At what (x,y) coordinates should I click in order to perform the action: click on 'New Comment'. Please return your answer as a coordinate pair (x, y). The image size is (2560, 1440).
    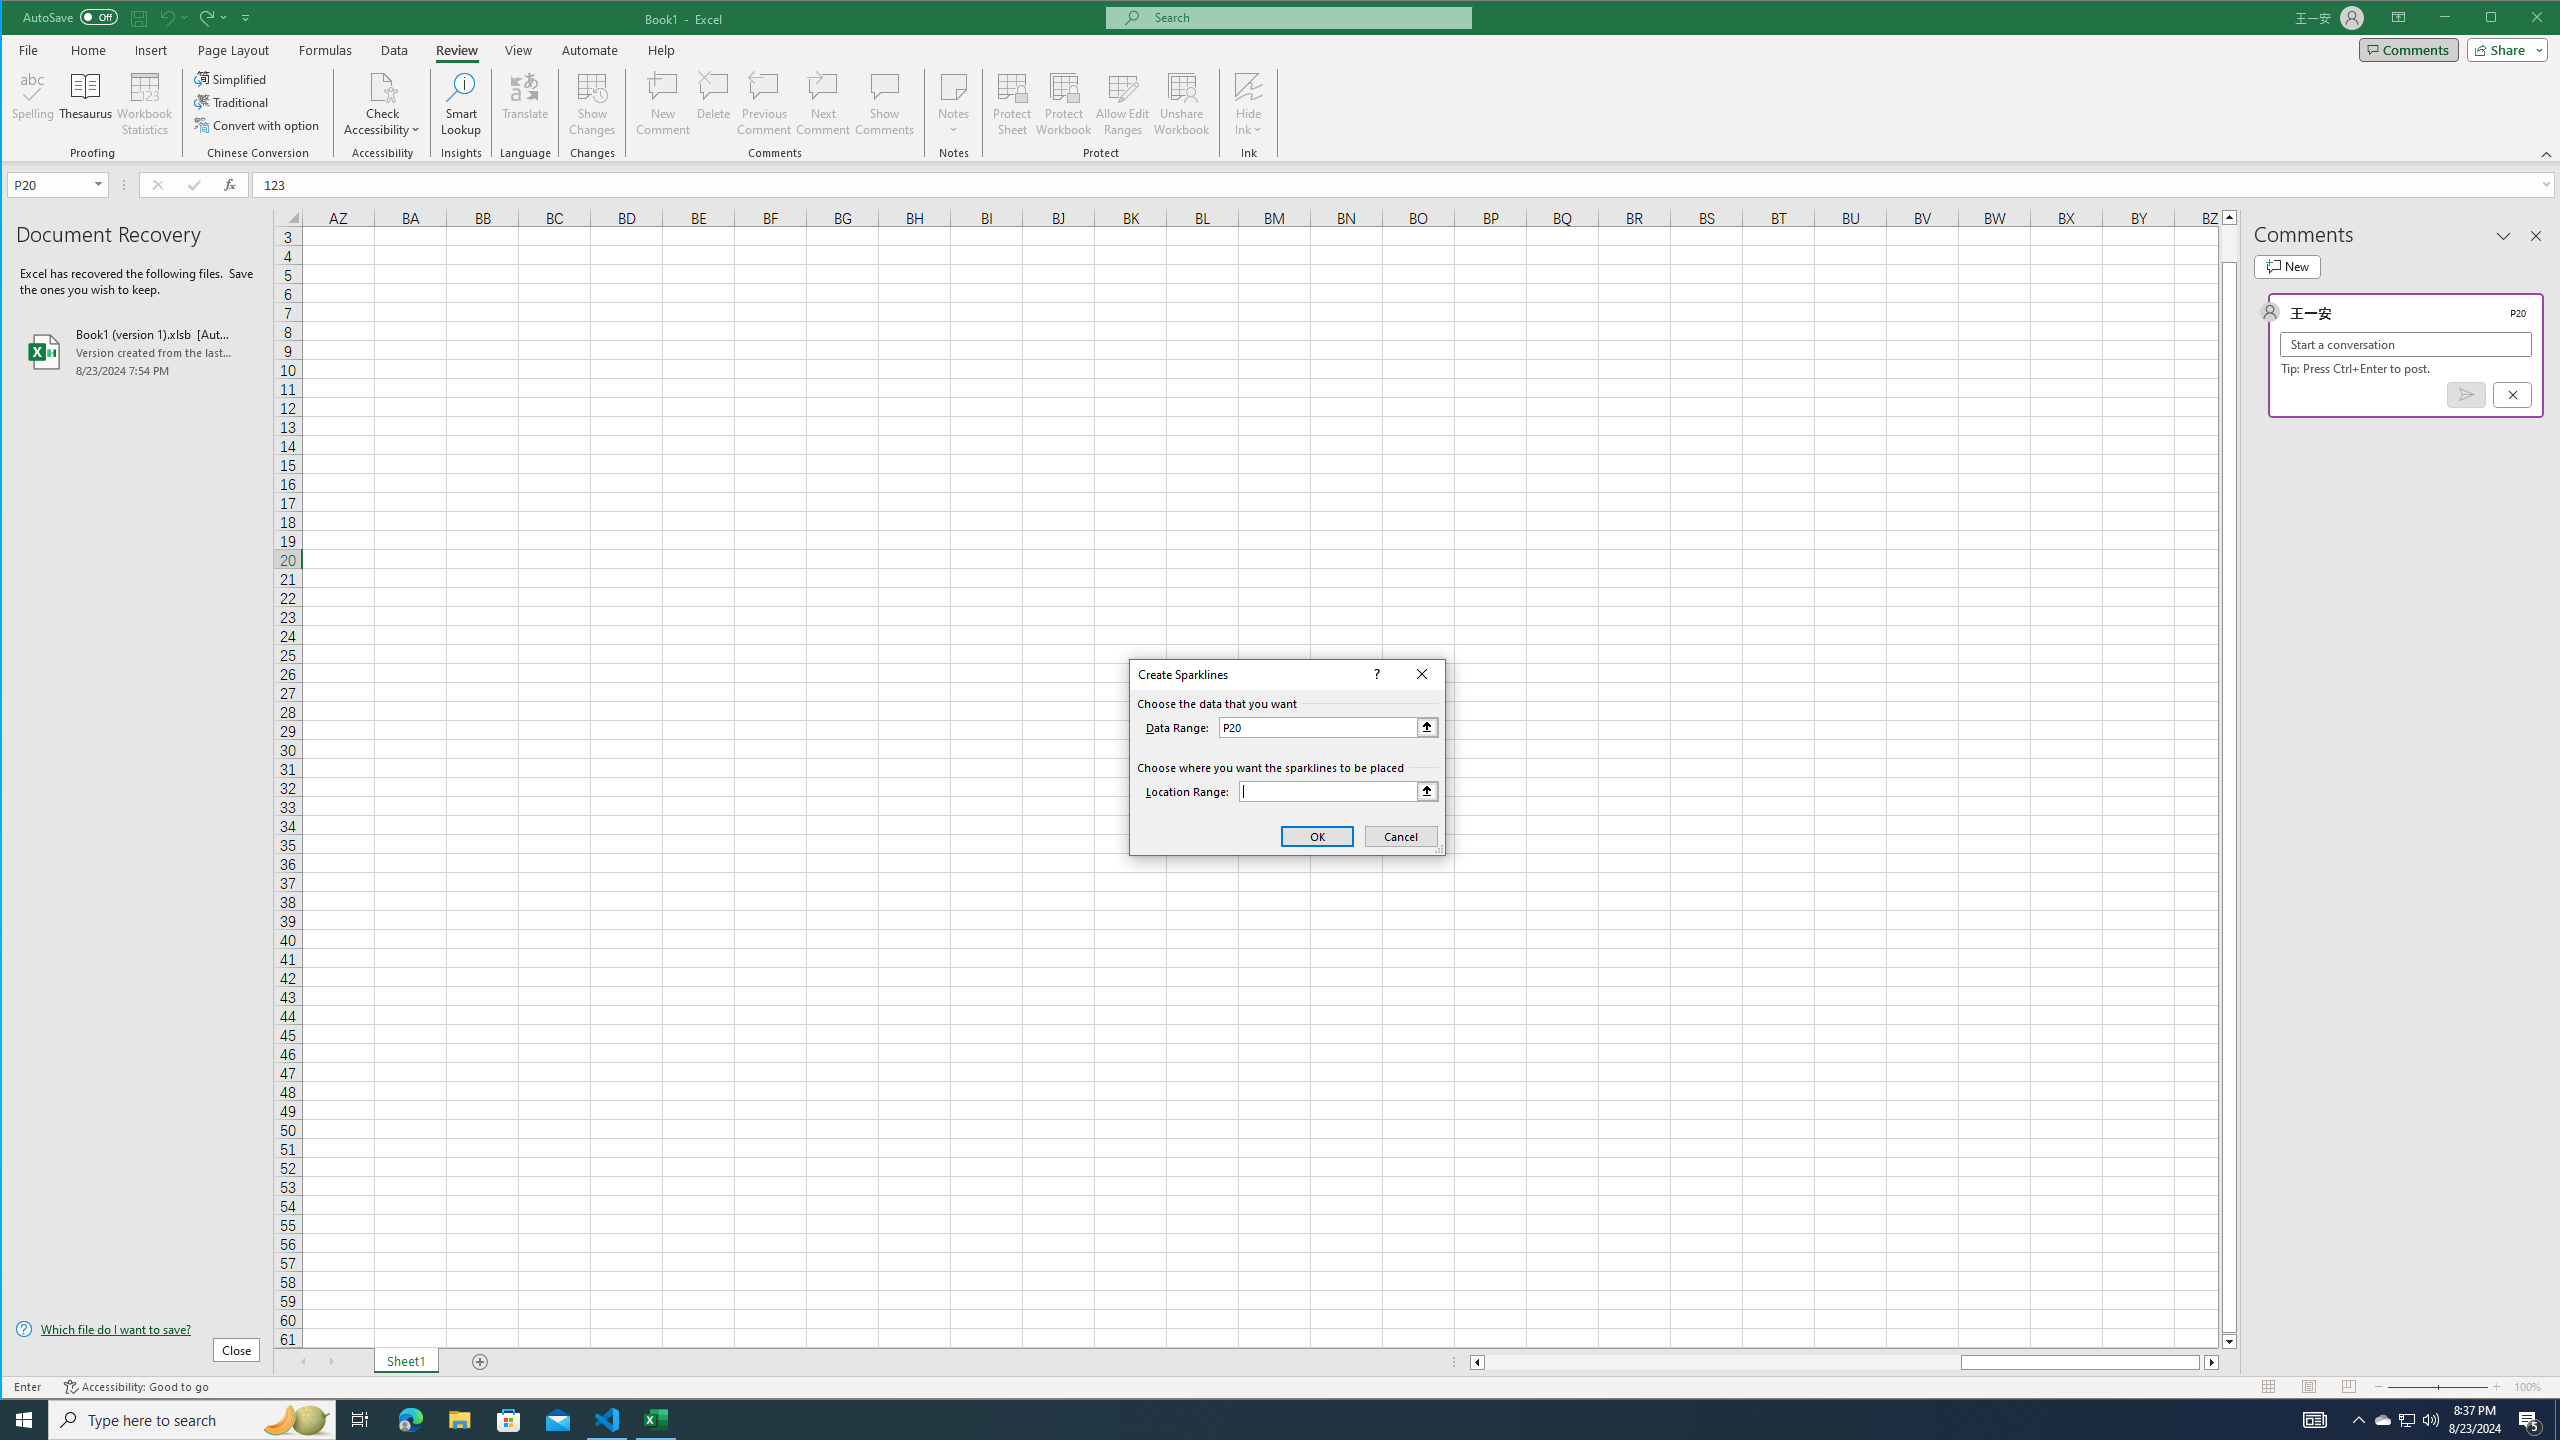
    Looking at the image, I should click on (664, 103).